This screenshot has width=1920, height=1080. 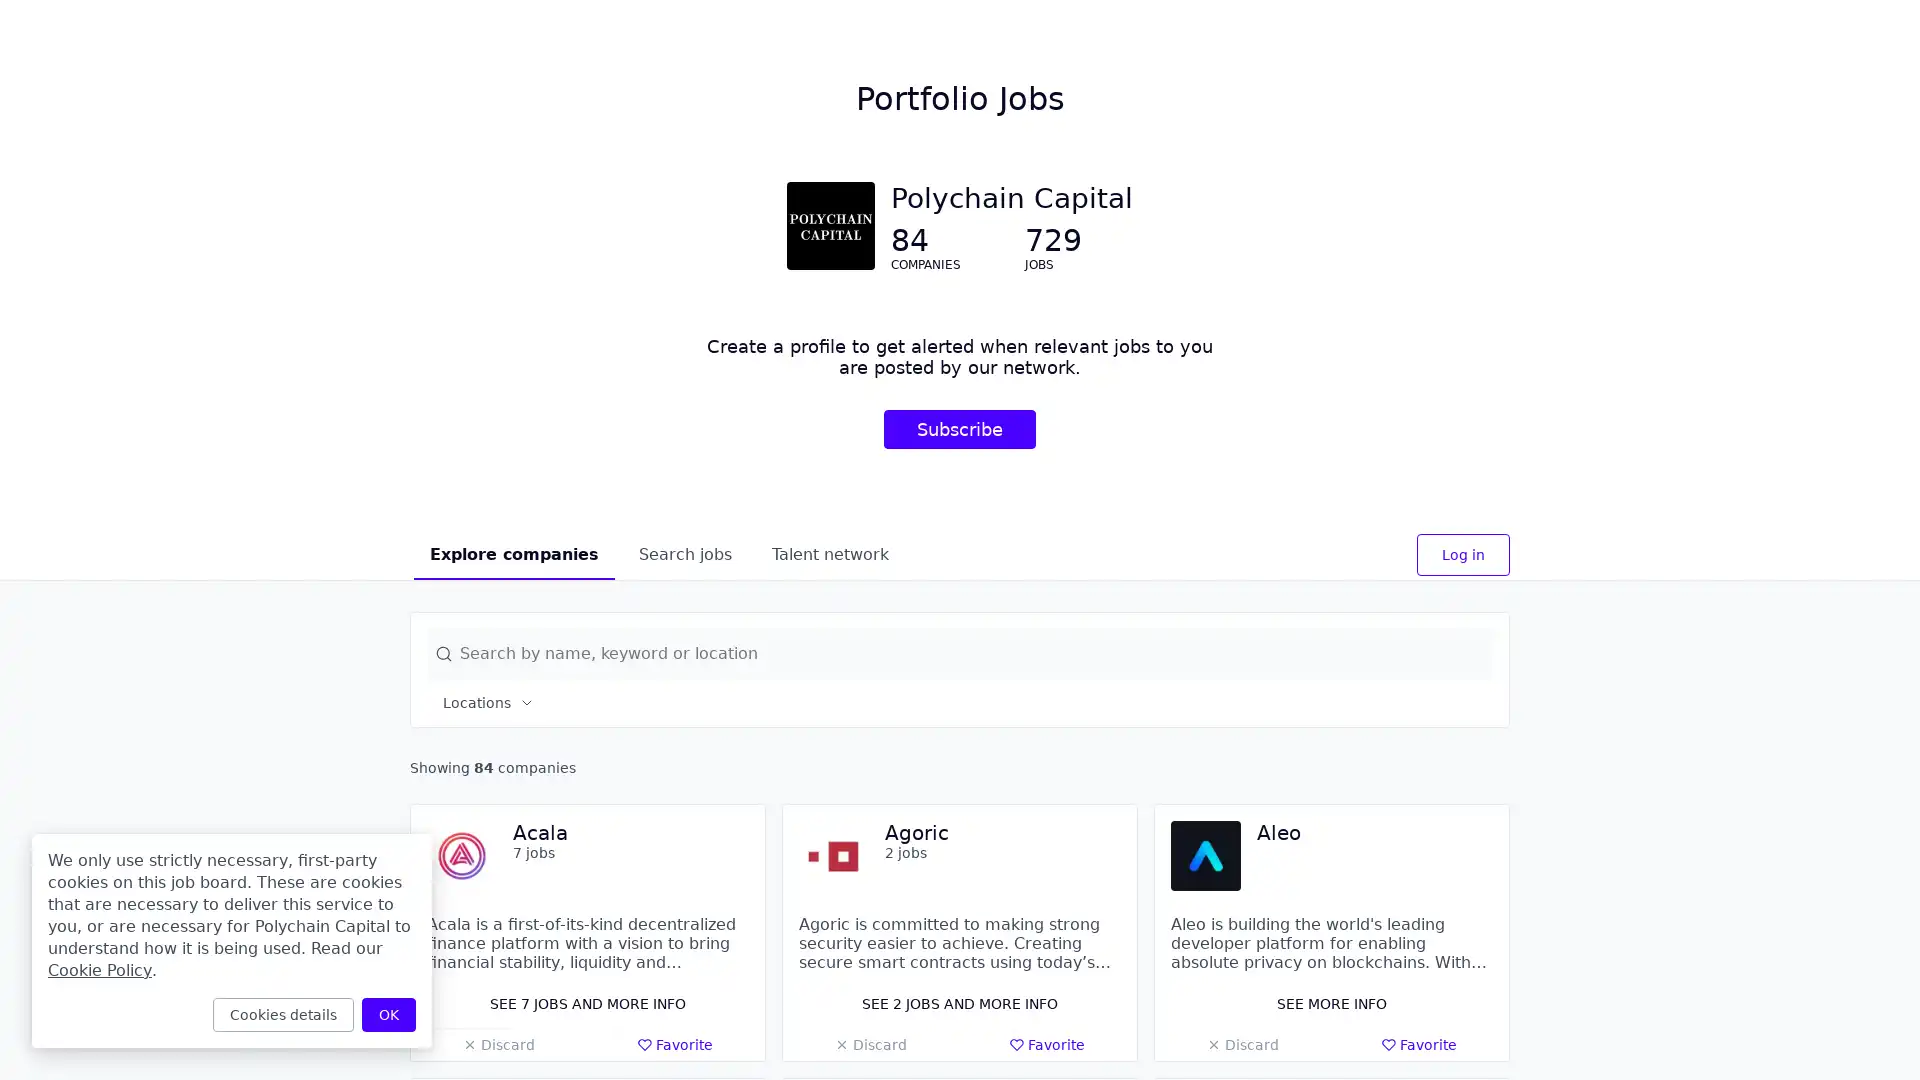 What do you see at coordinates (1241, 1044) in the screenshot?
I see `Discard` at bounding box center [1241, 1044].